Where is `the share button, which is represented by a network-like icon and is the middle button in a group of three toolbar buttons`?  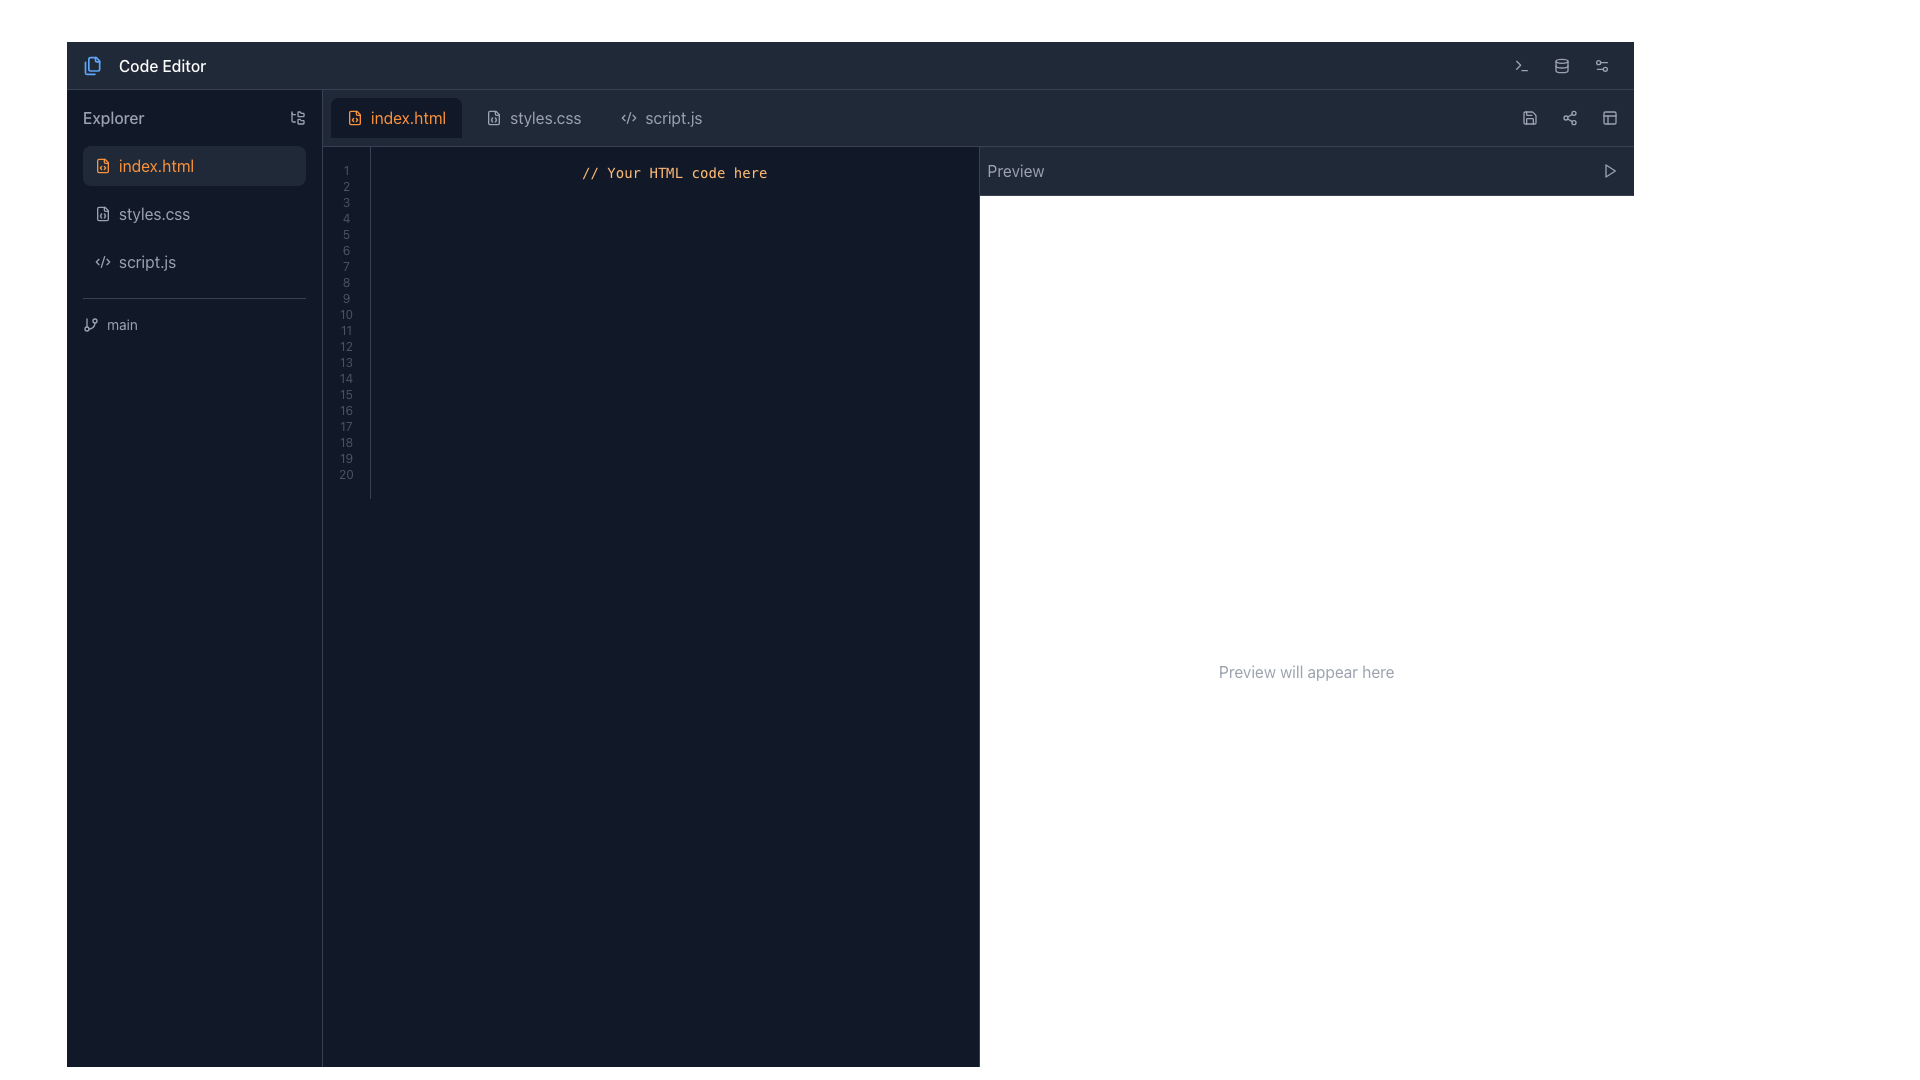
the share button, which is represented by a network-like icon and is the middle button in a group of three toolbar buttons is located at coordinates (1568, 118).